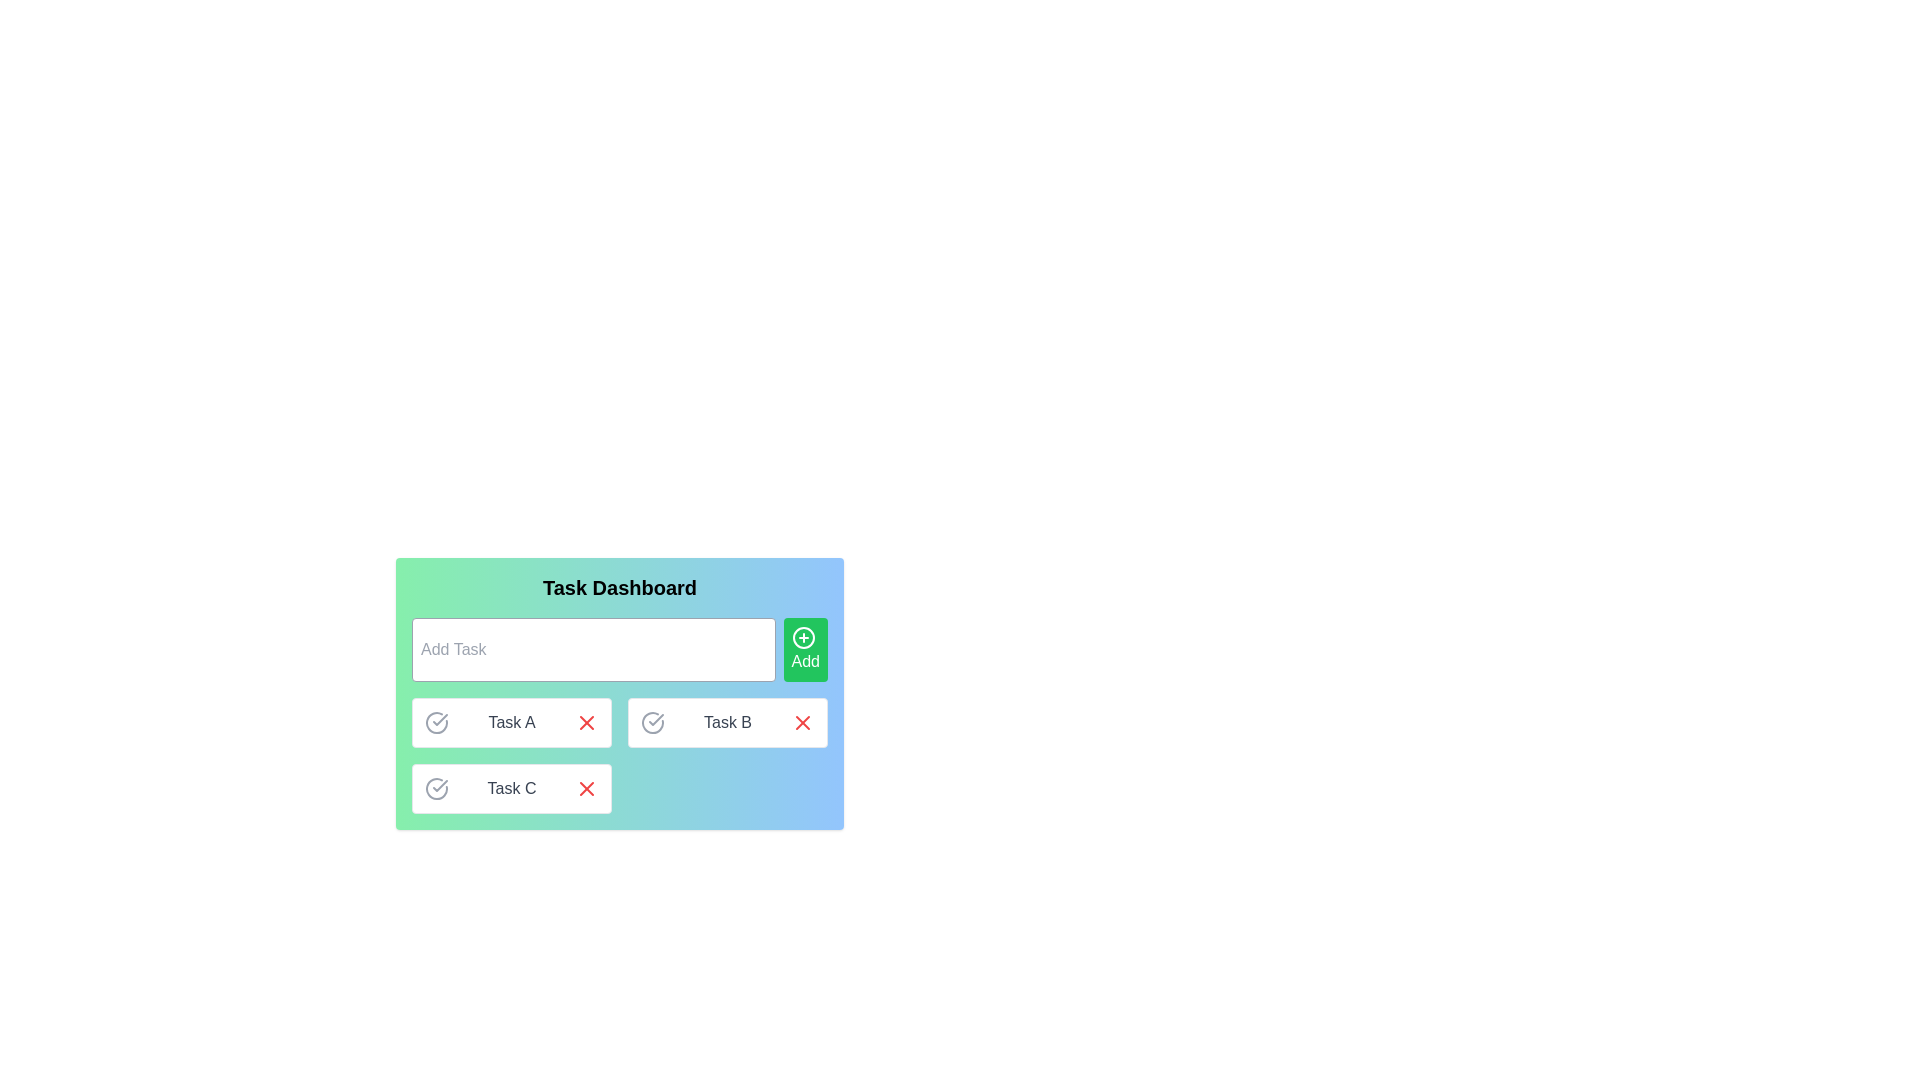 This screenshot has height=1080, width=1920. What do you see at coordinates (435, 722) in the screenshot?
I see `the completion status icon located in the first row of tasks labeled 'Task A'` at bounding box center [435, 722].